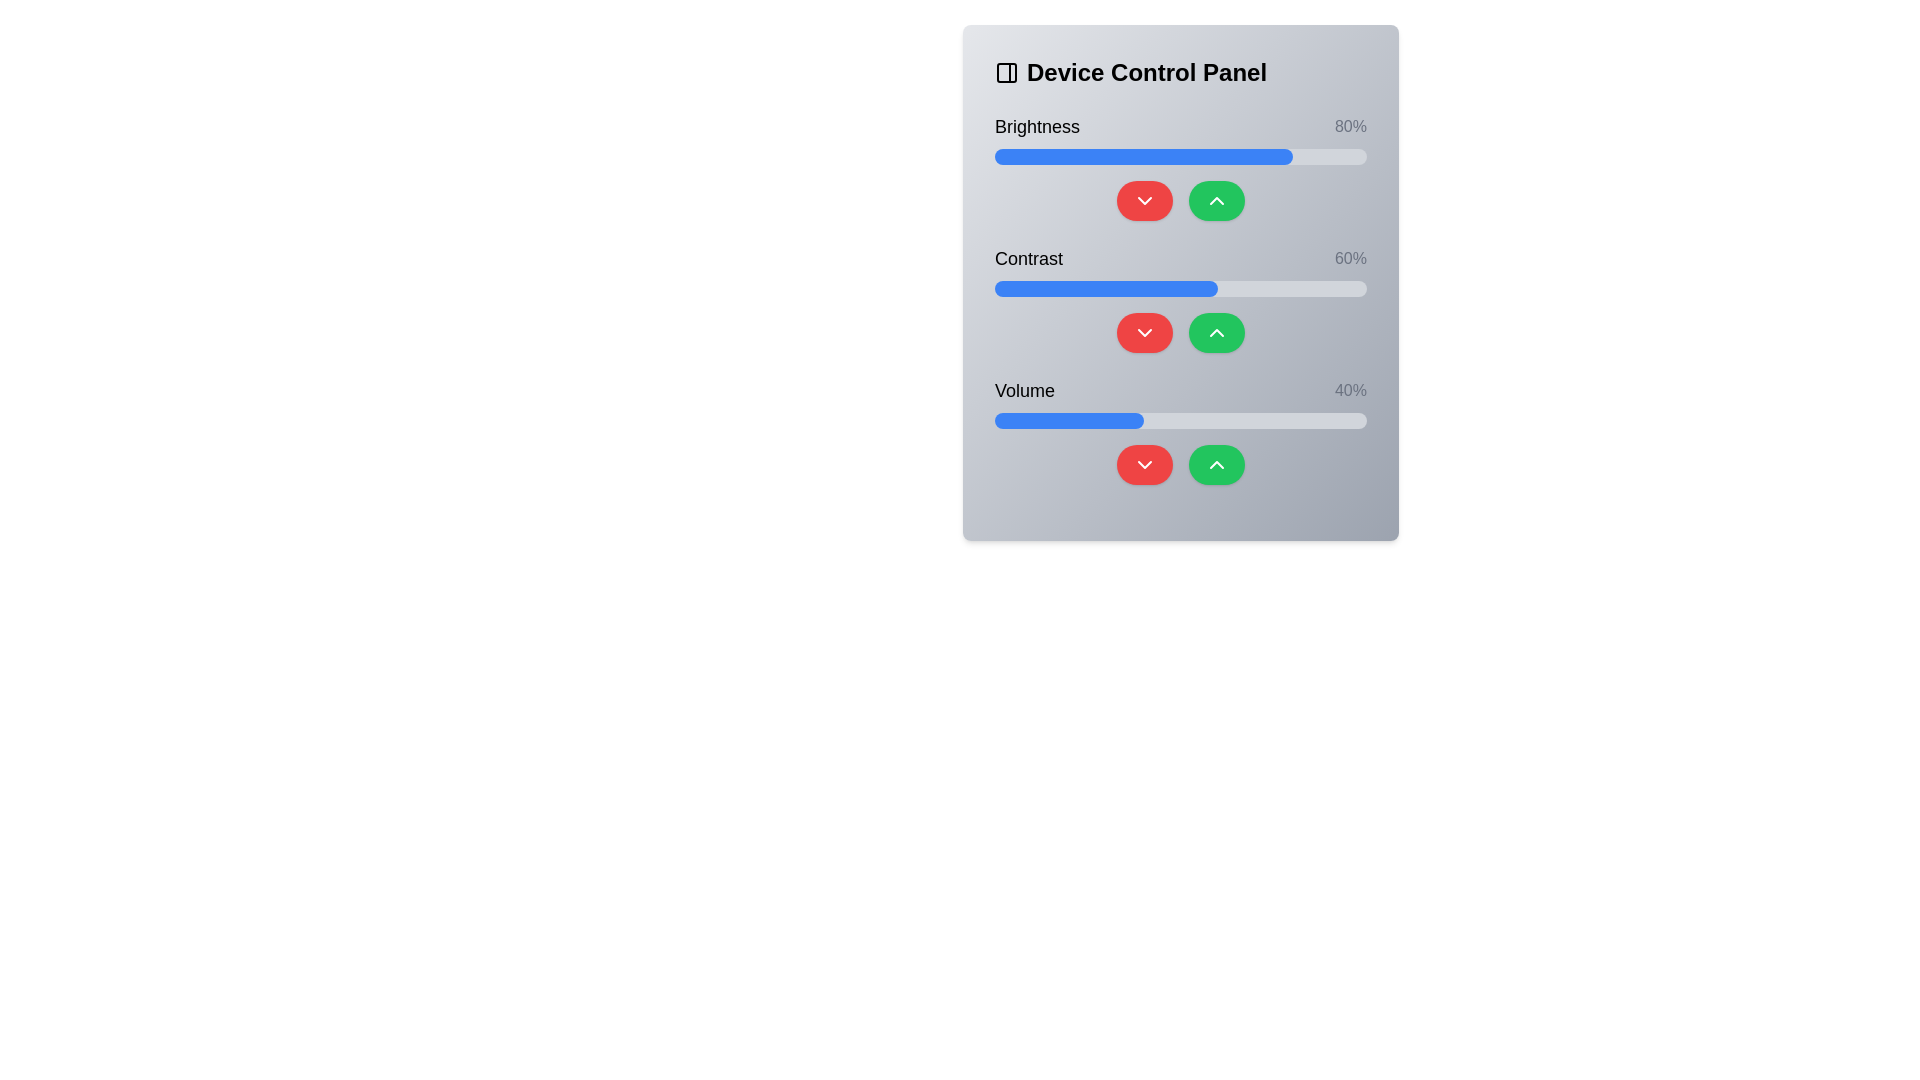 The width and height of the screenshot is (1920, 1080). I want to click on text content of the header label for the 'Device Control Panel', which is positioned at the upper part of the panel above the sections for 'Brightness', 'Contrast', and 'Volume', so click(1180, 72).